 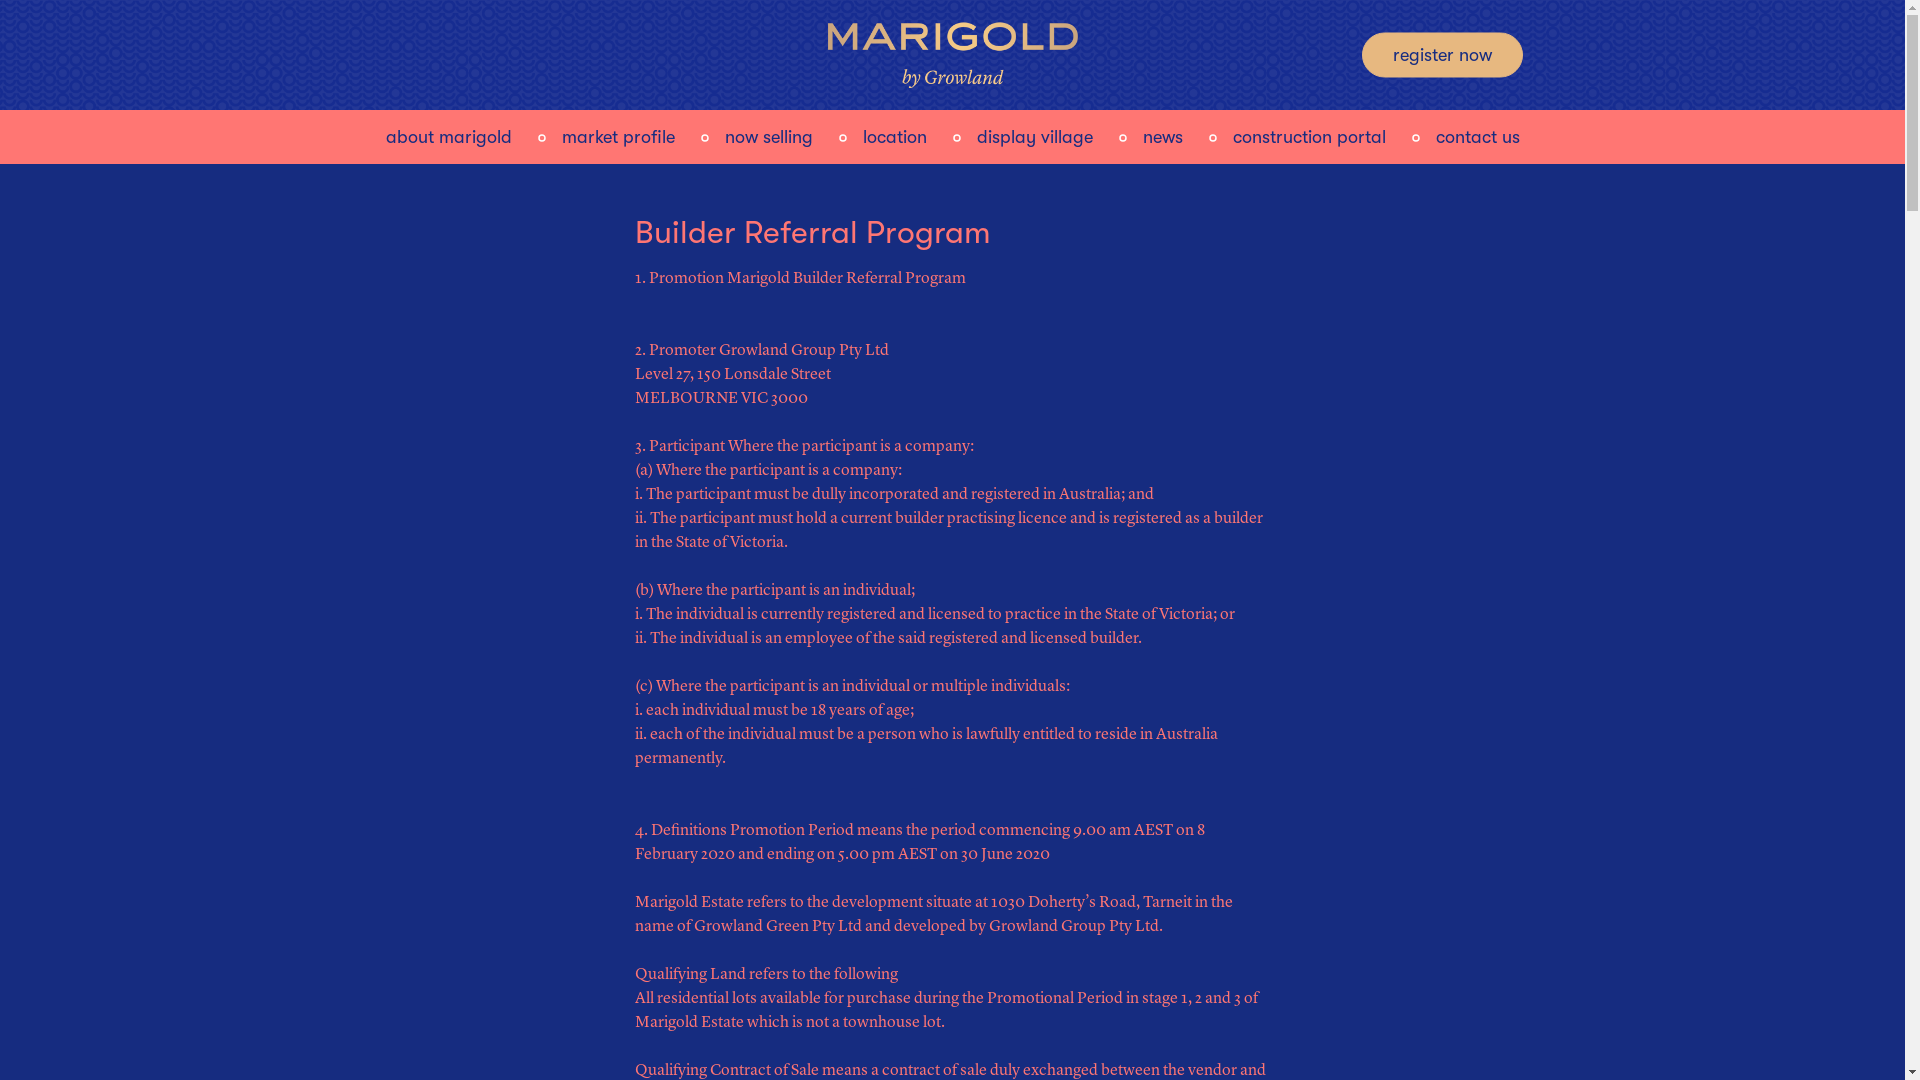 What do you see at coordinates (1478, 133) in the screenshot?
I see `'contact us'` at bounding box center [1478, 133].